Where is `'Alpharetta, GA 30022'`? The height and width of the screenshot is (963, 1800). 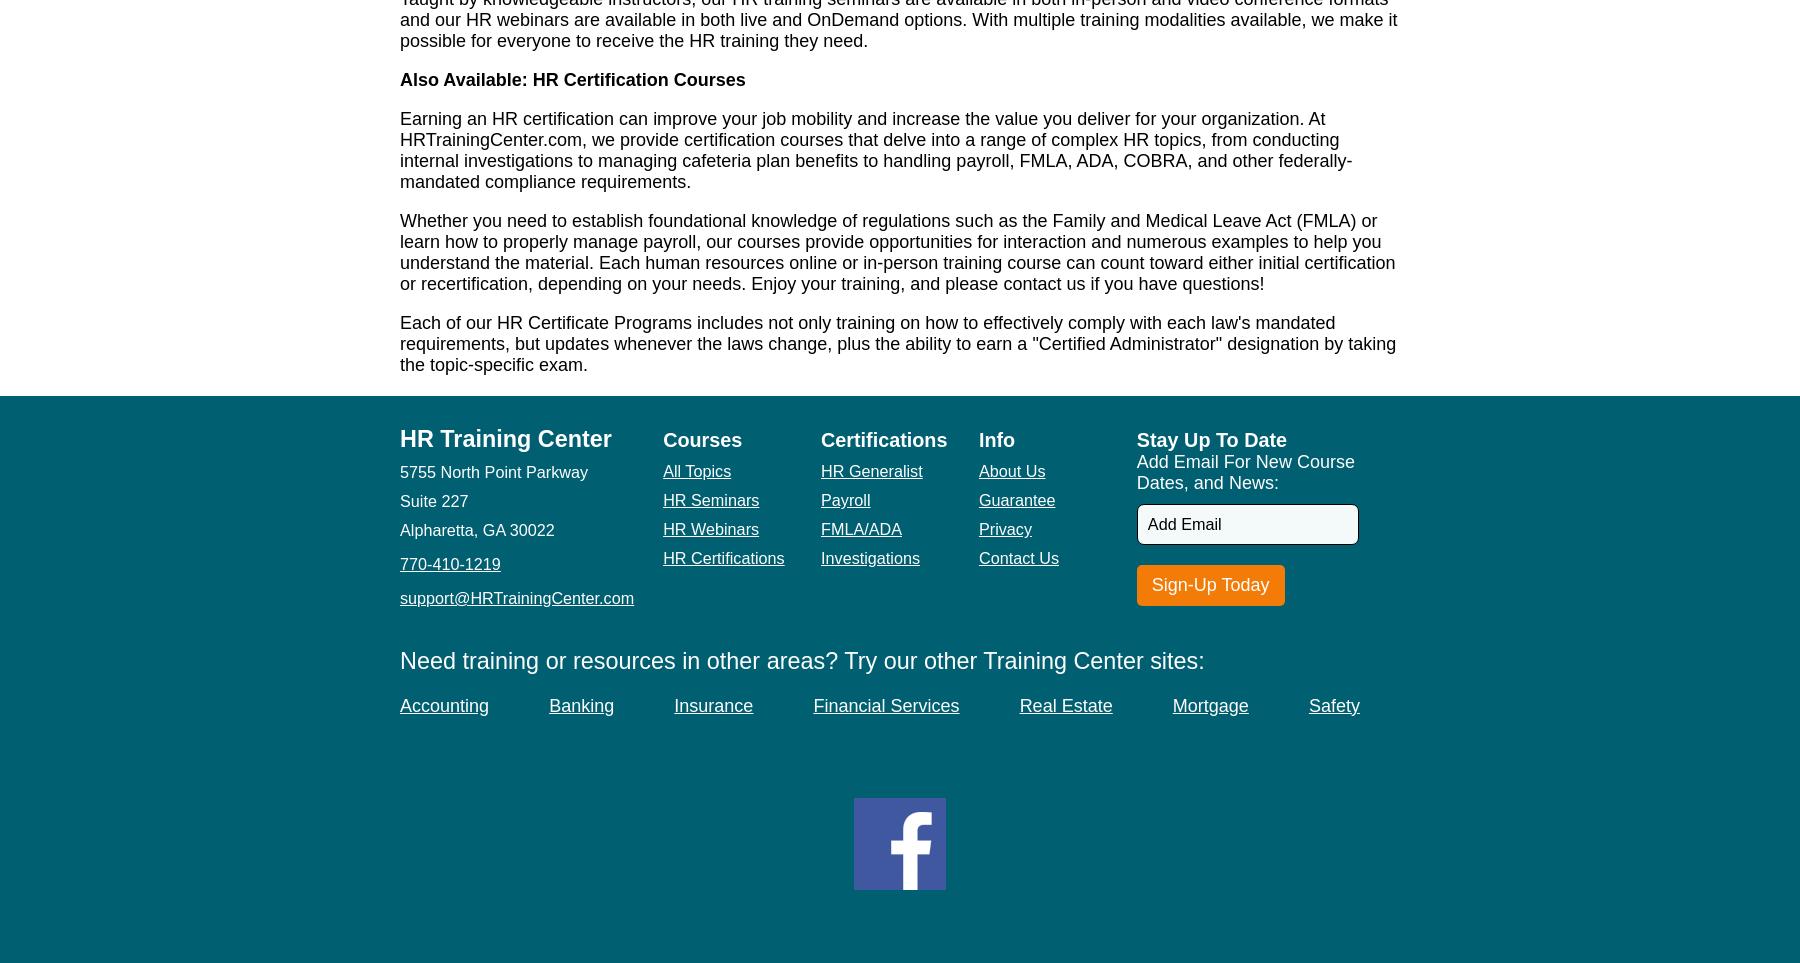 'Alpharetta, GA 30022' is located at coordinates (476, 529).